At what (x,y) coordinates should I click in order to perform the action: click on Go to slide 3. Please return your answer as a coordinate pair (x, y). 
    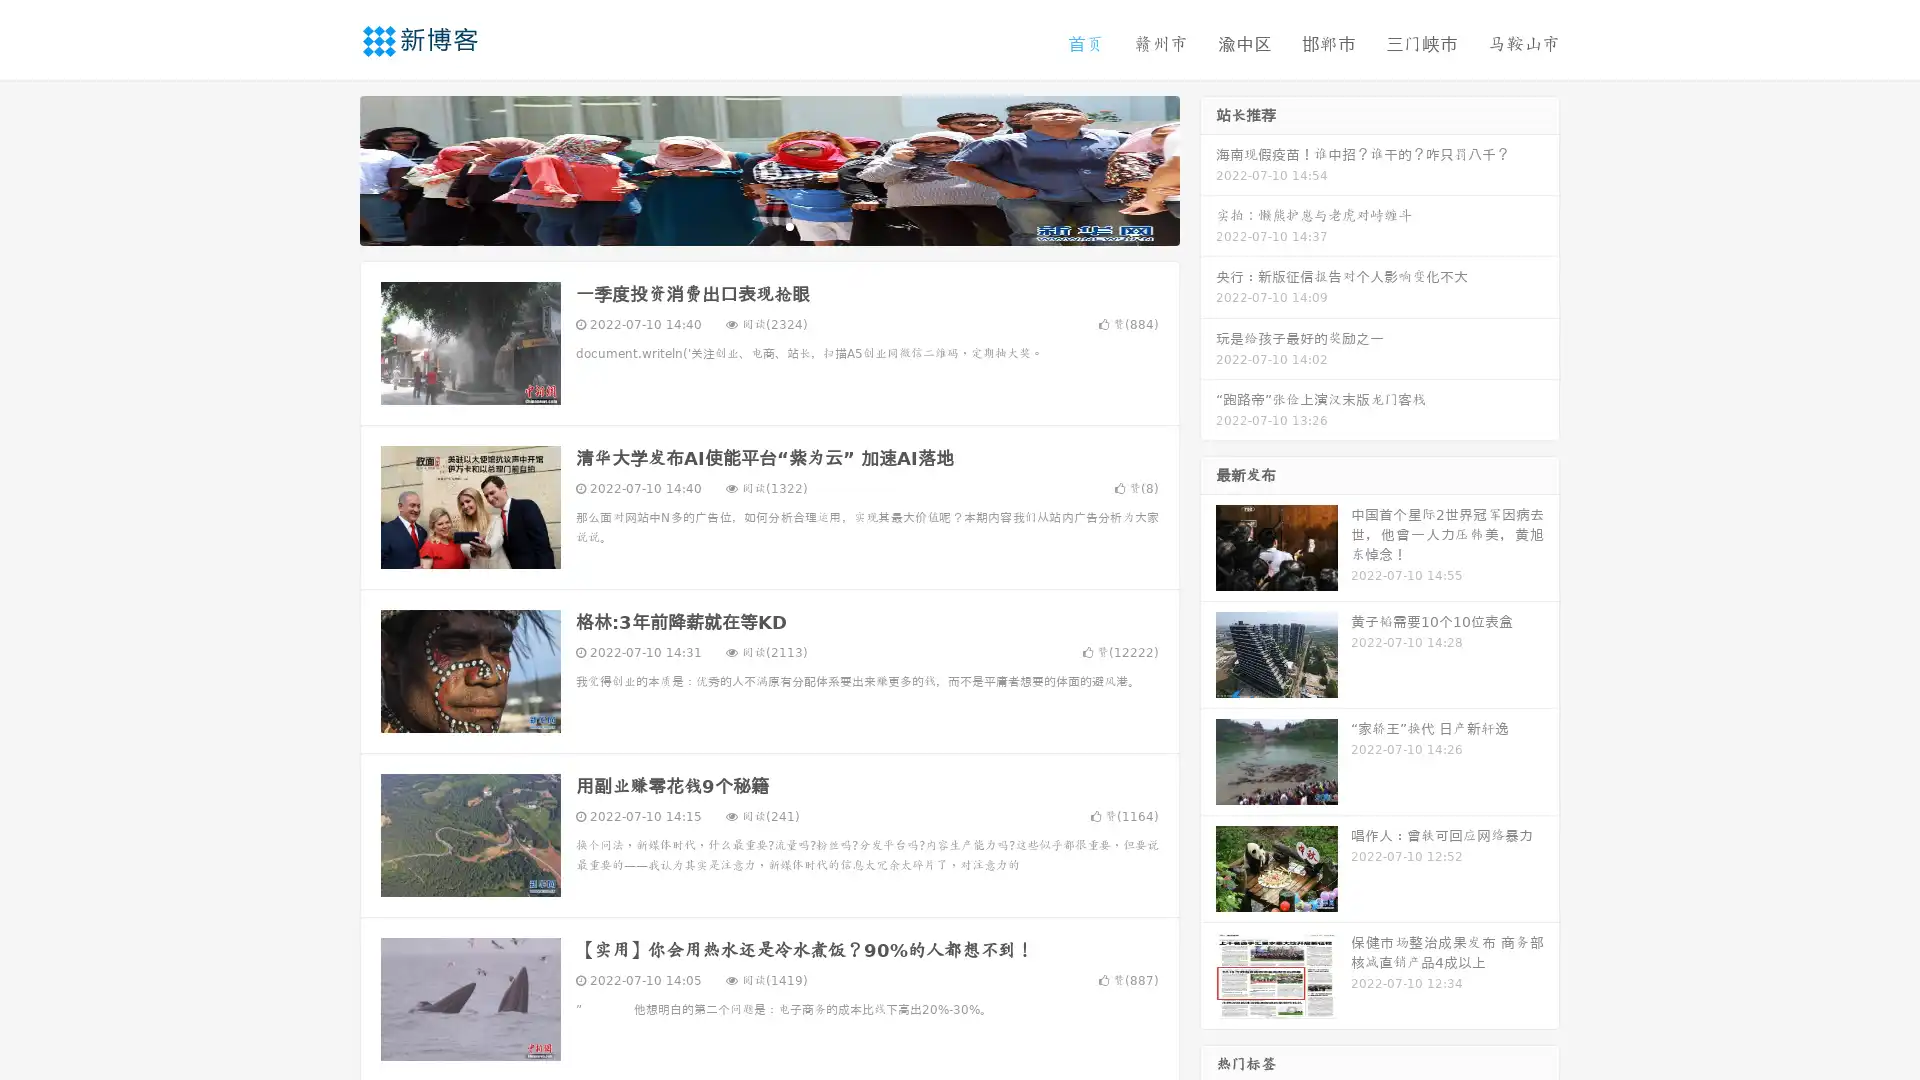
    Looking at the image, I should click on (789, 225).